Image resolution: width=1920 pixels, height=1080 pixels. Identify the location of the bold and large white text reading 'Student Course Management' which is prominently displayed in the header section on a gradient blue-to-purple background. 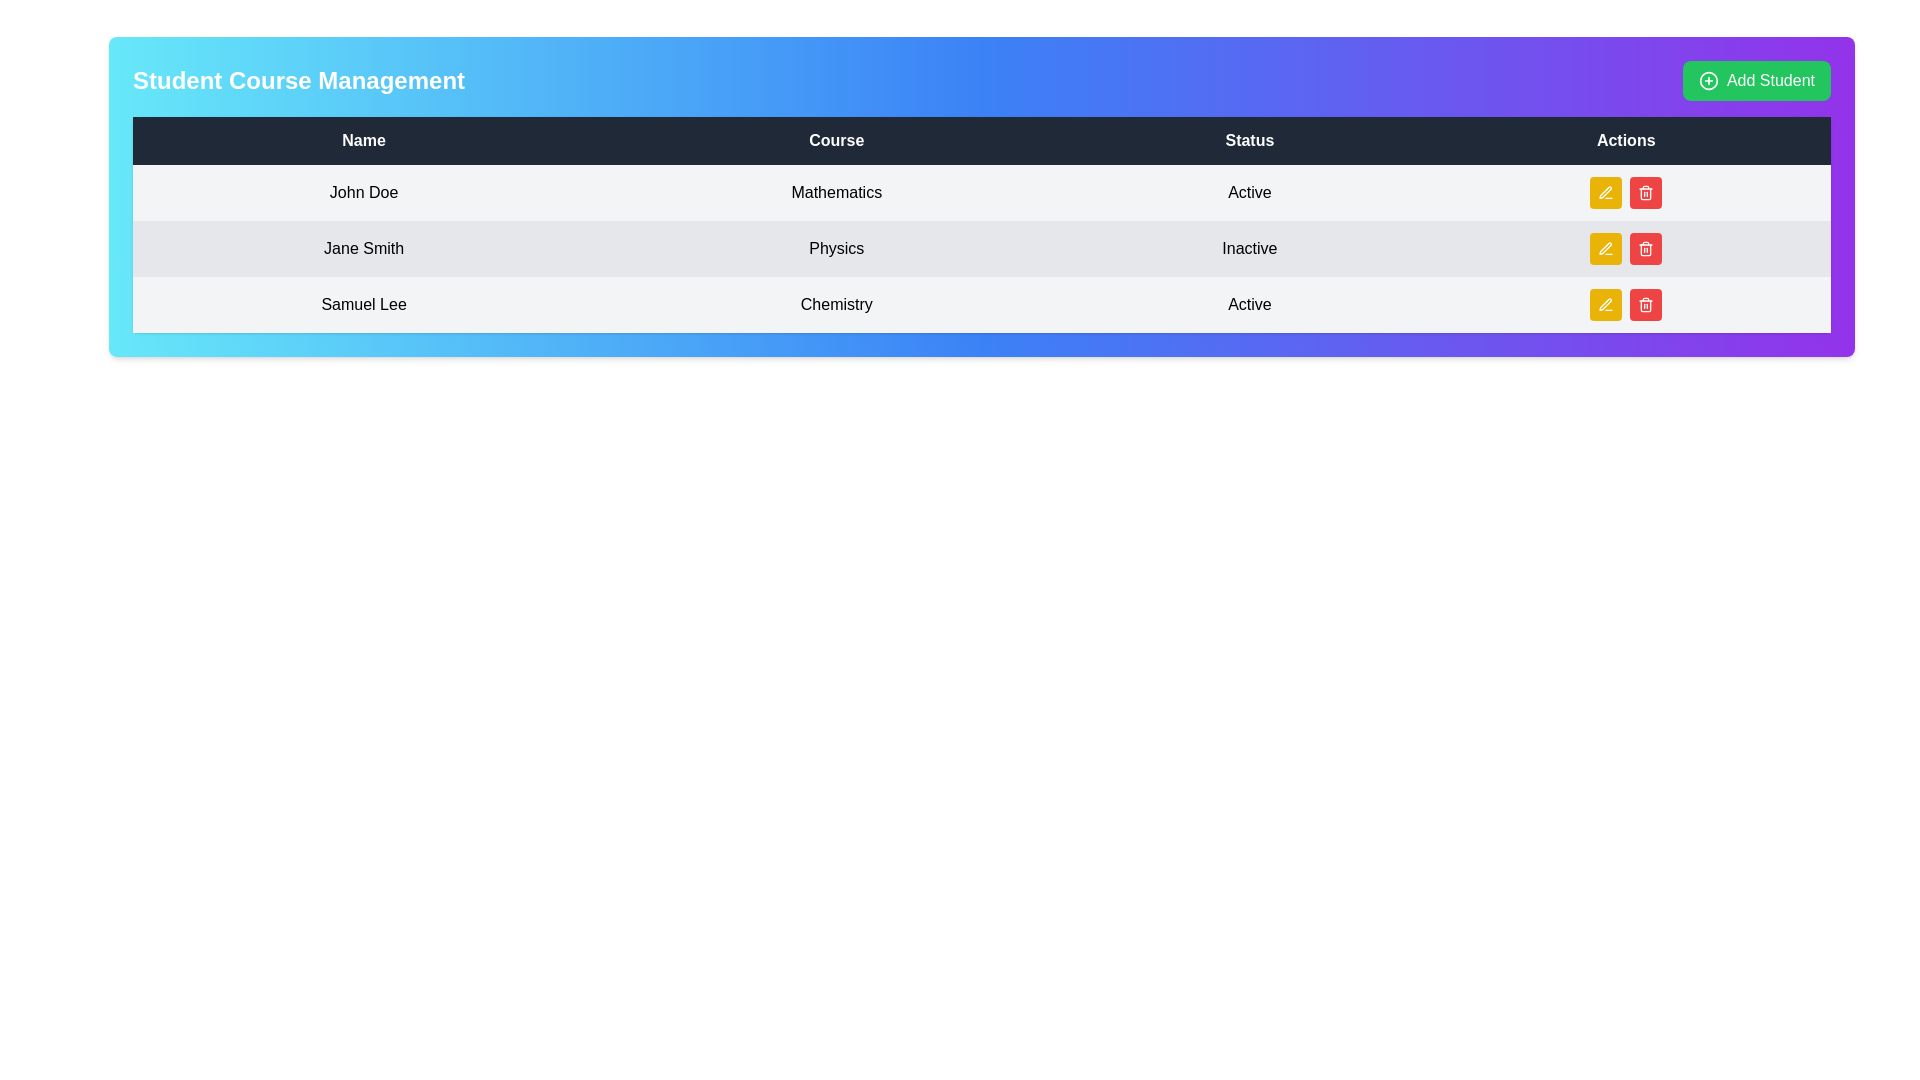
(297, 80).